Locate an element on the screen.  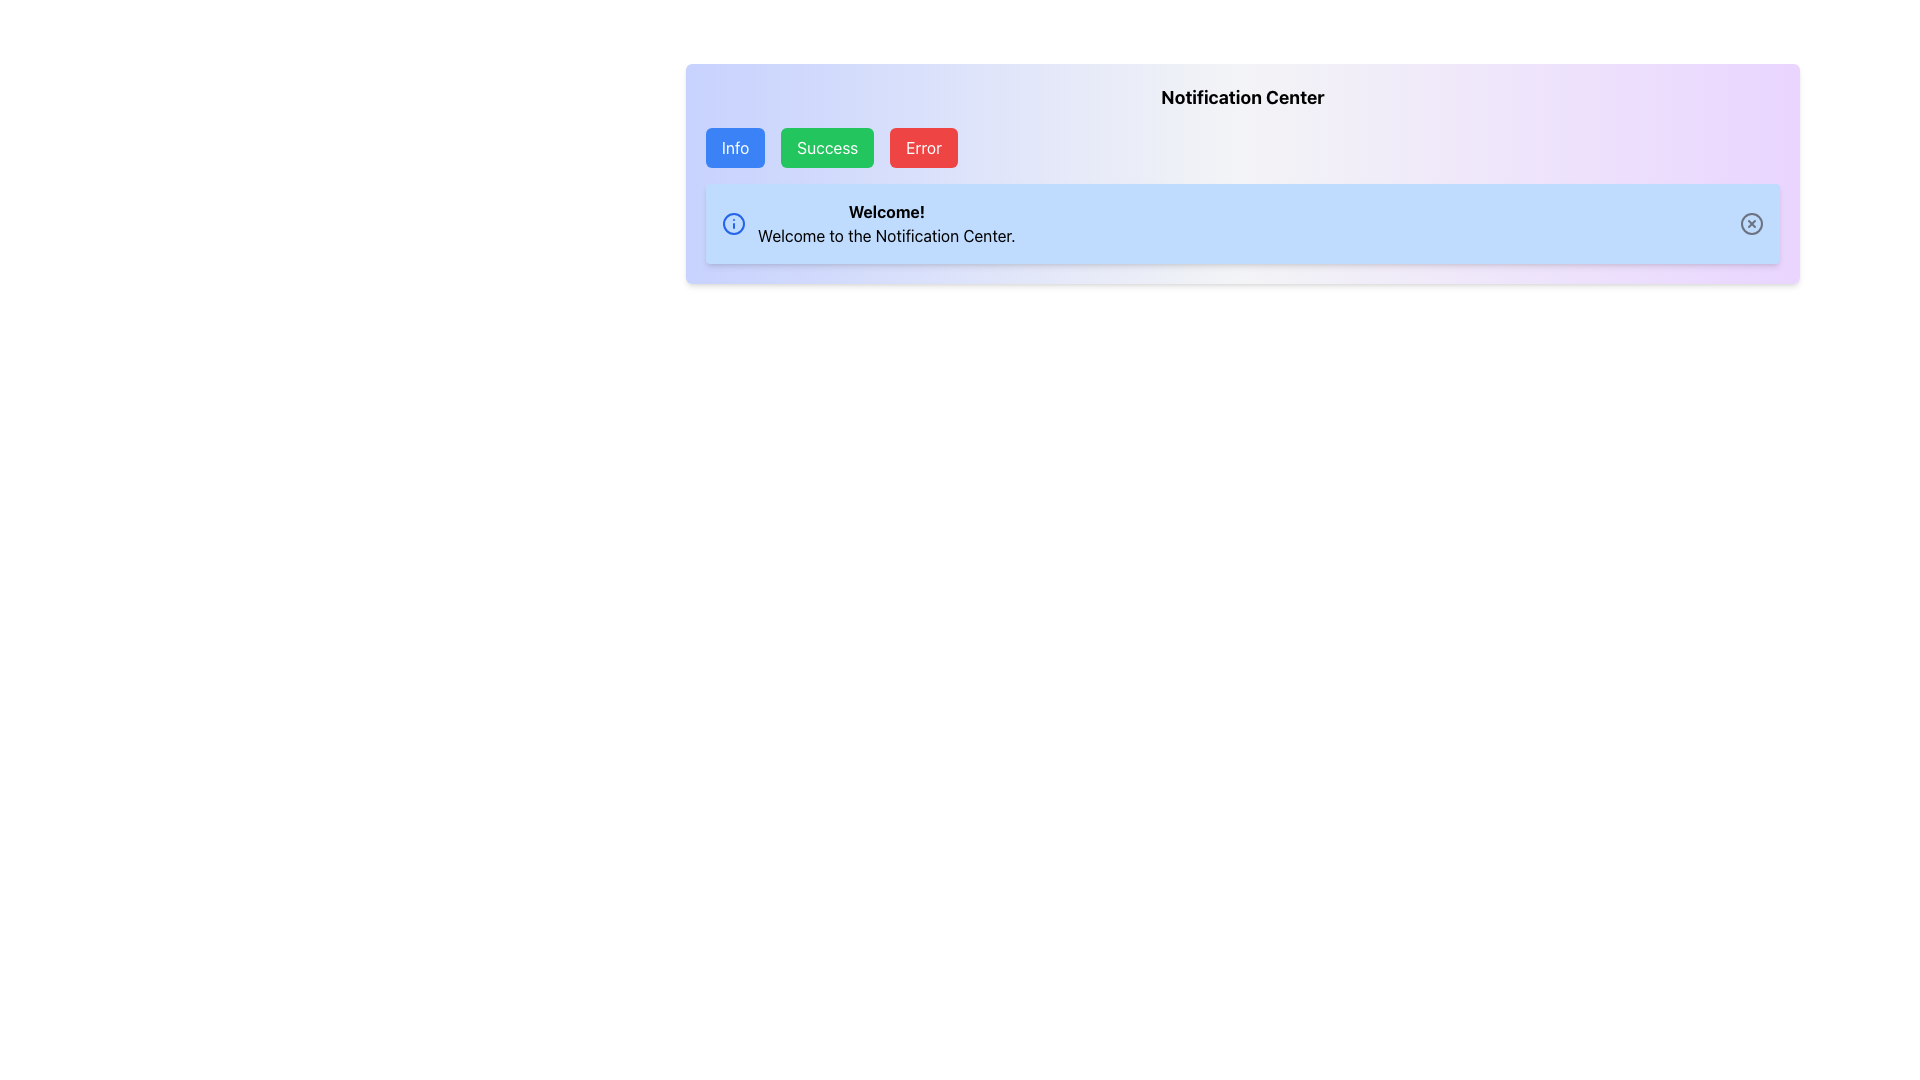
the red 'Error' button, which is the third button in a horizontally aligned group of buttons is located at coordinates (923, 146).